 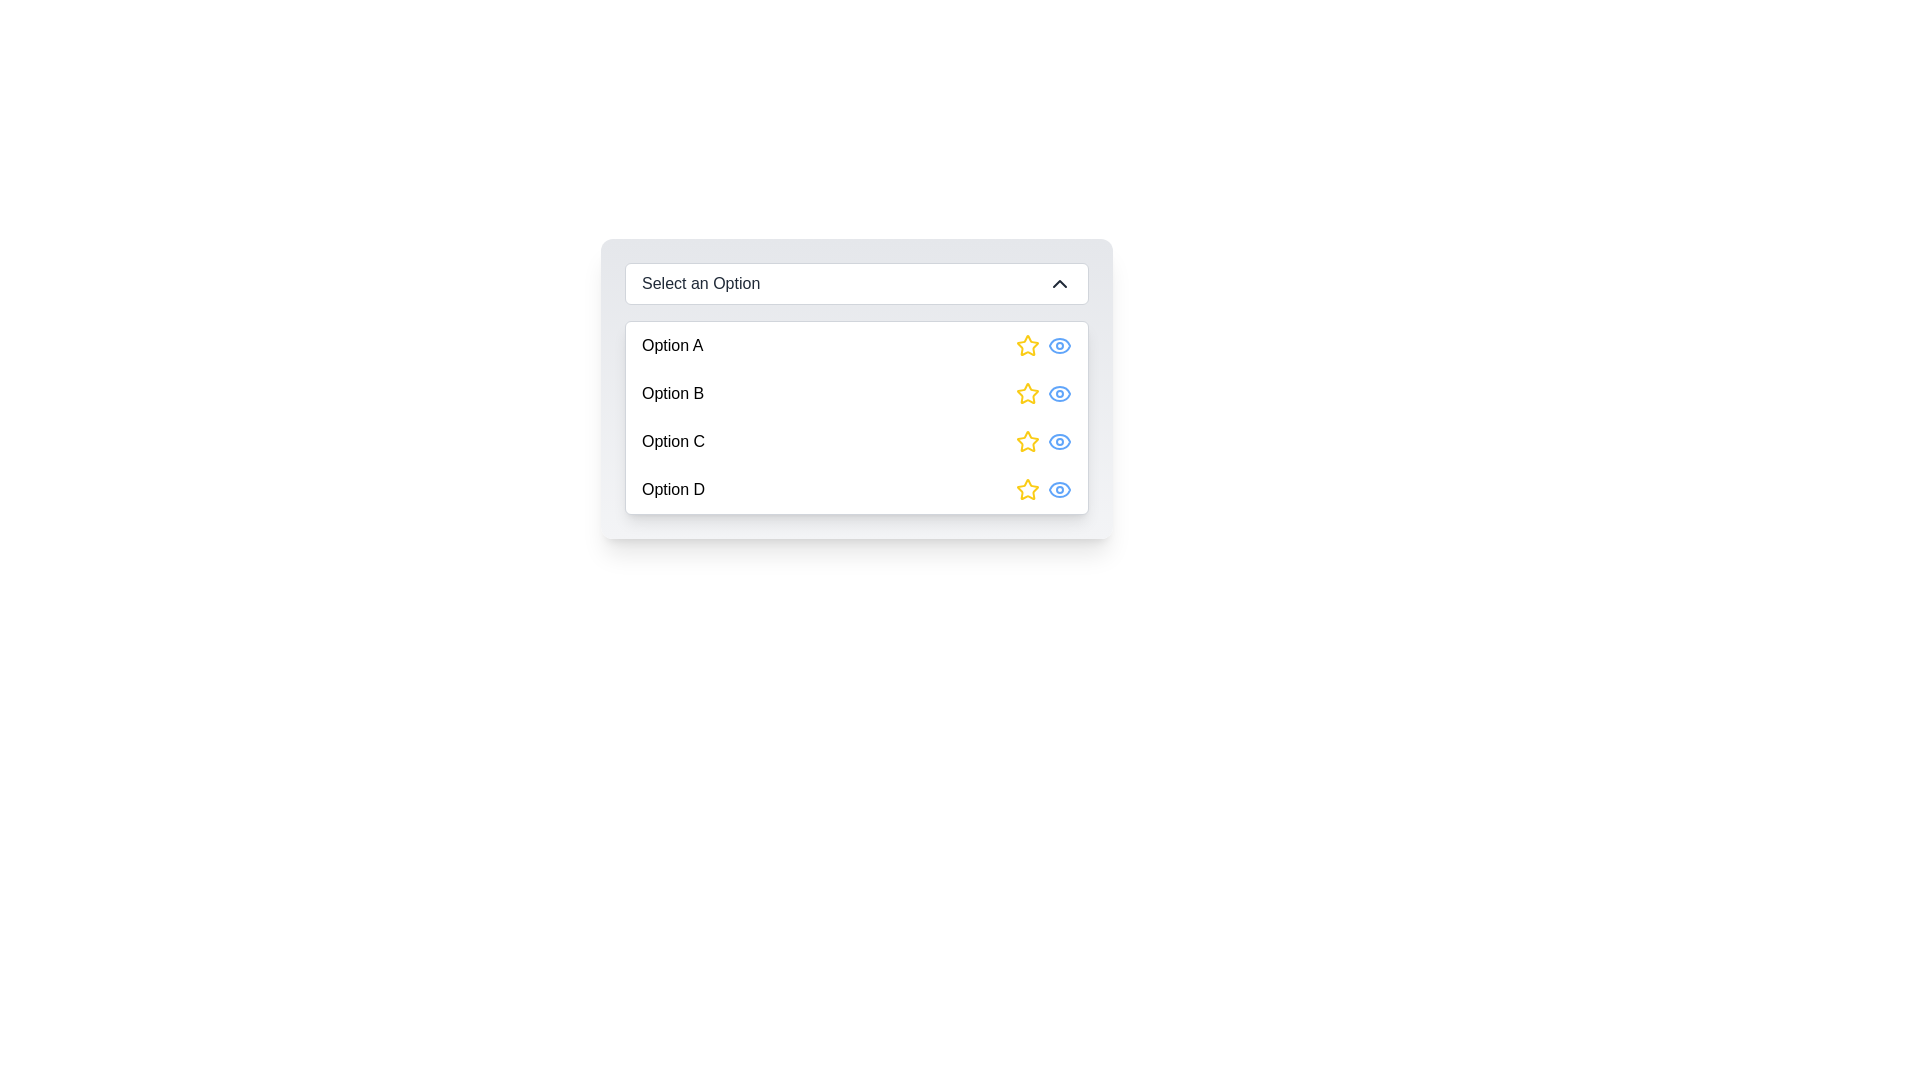 What do you see at coordinates (1059, 345) in the screenshot?
I see `the eye icon located to the right of the yellow star icon, which serves as a visibility indicator for 'Option A'` at bounding box center [1059, 345].